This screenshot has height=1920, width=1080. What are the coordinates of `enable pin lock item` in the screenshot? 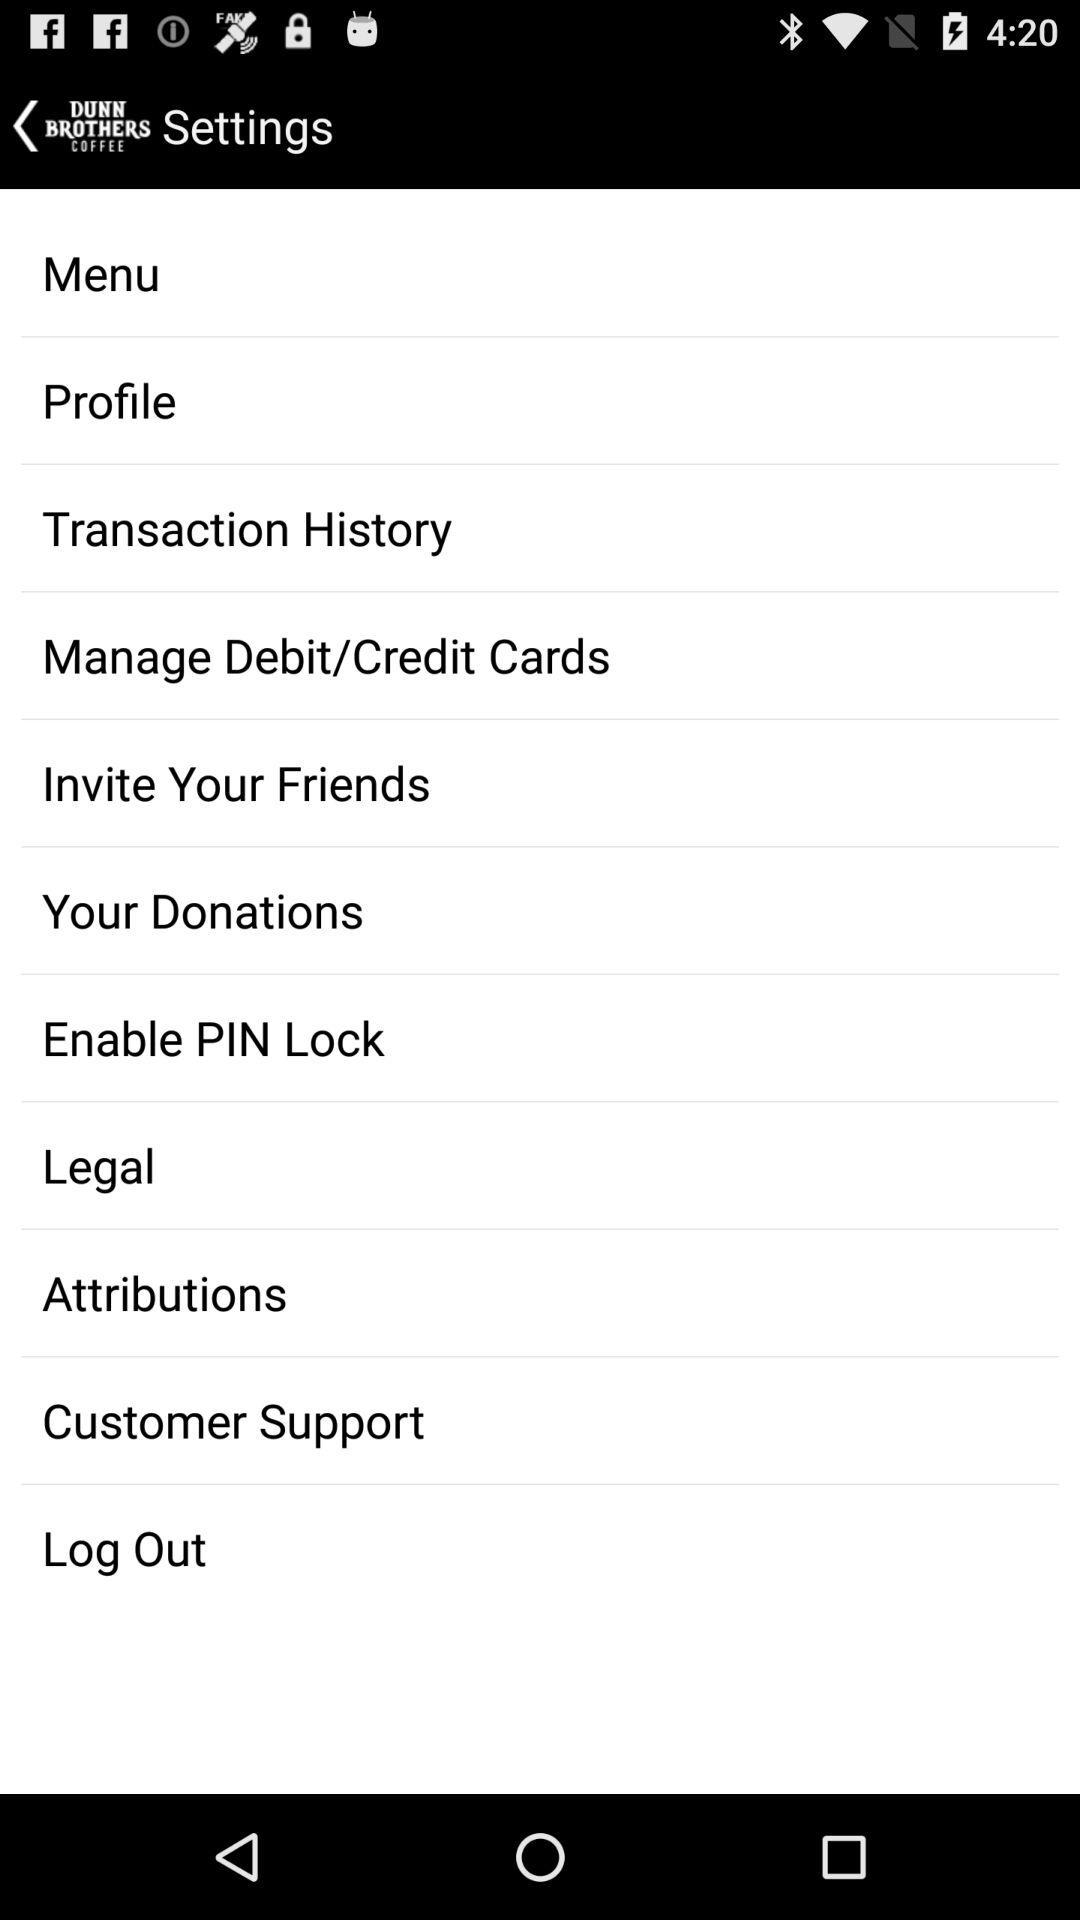 It's located at (540, 1037).